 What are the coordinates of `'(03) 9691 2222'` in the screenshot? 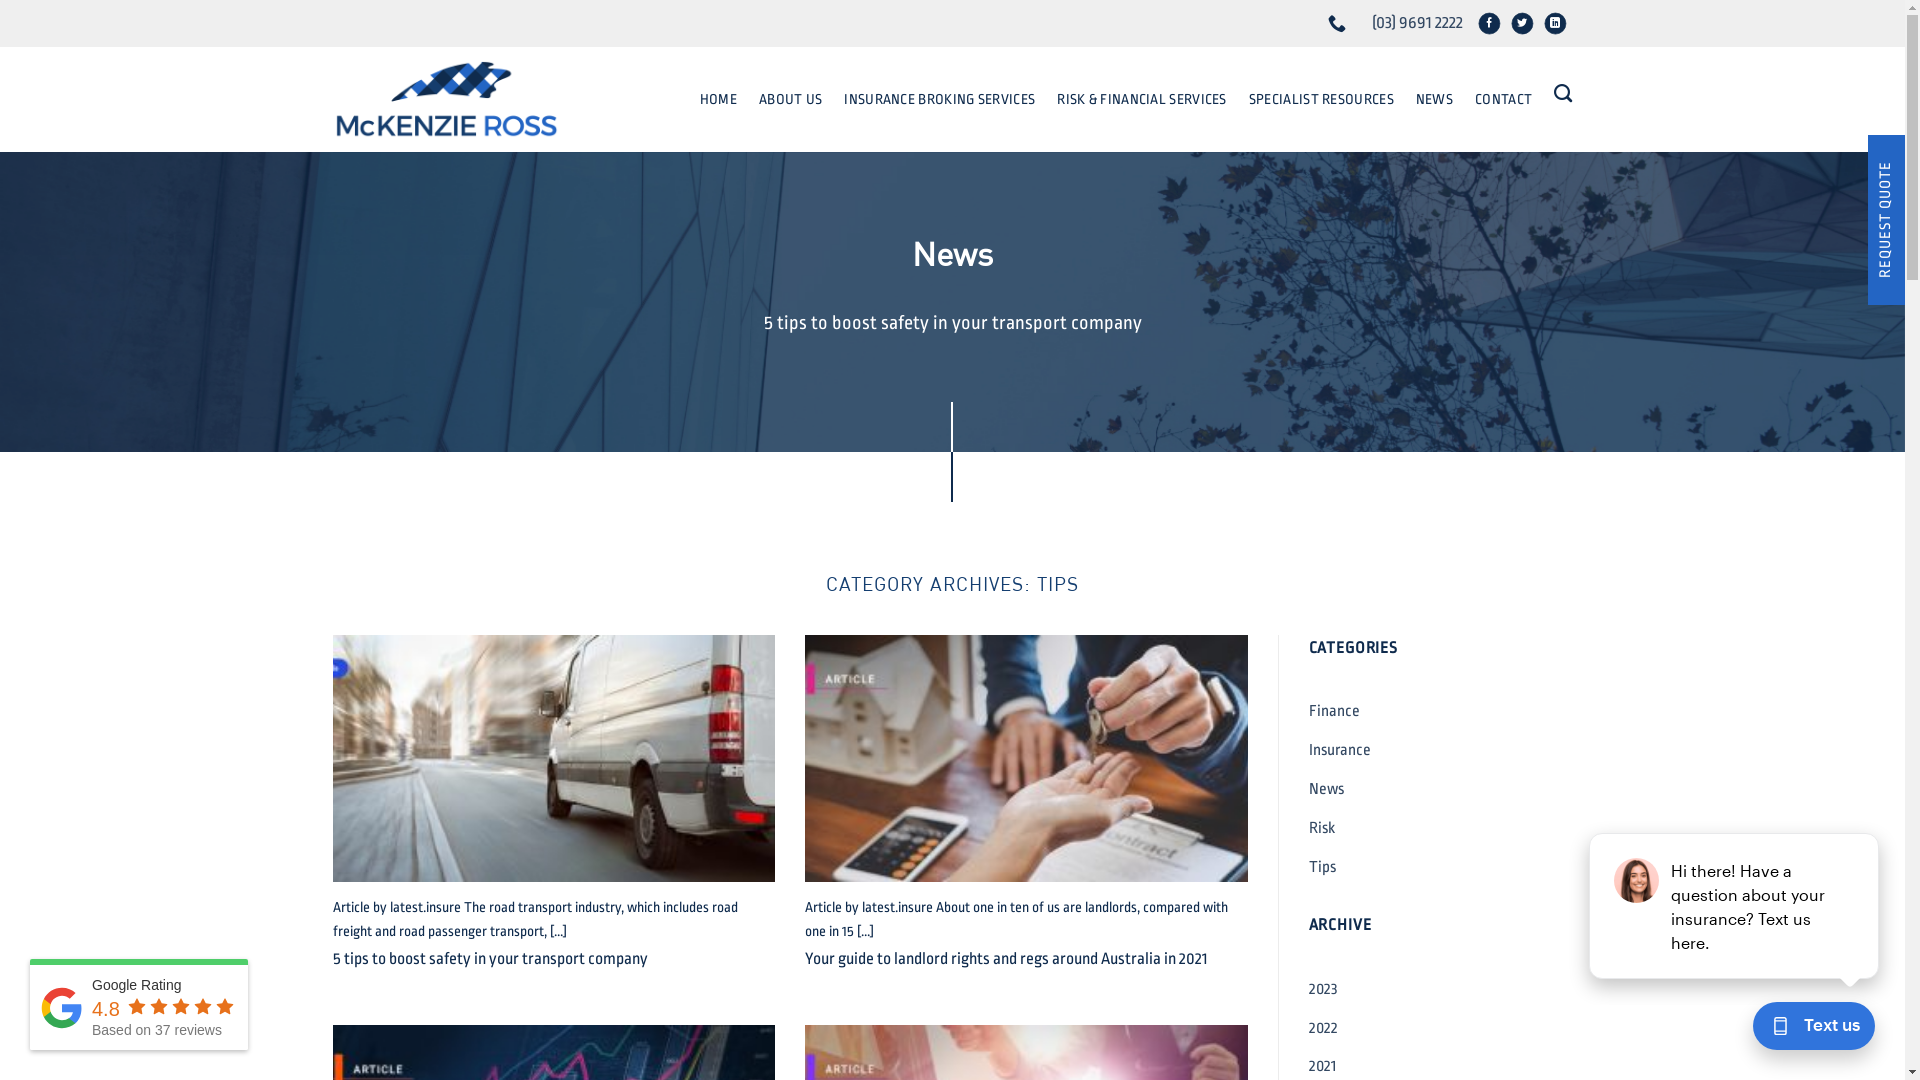 It's located at (1416, 22).